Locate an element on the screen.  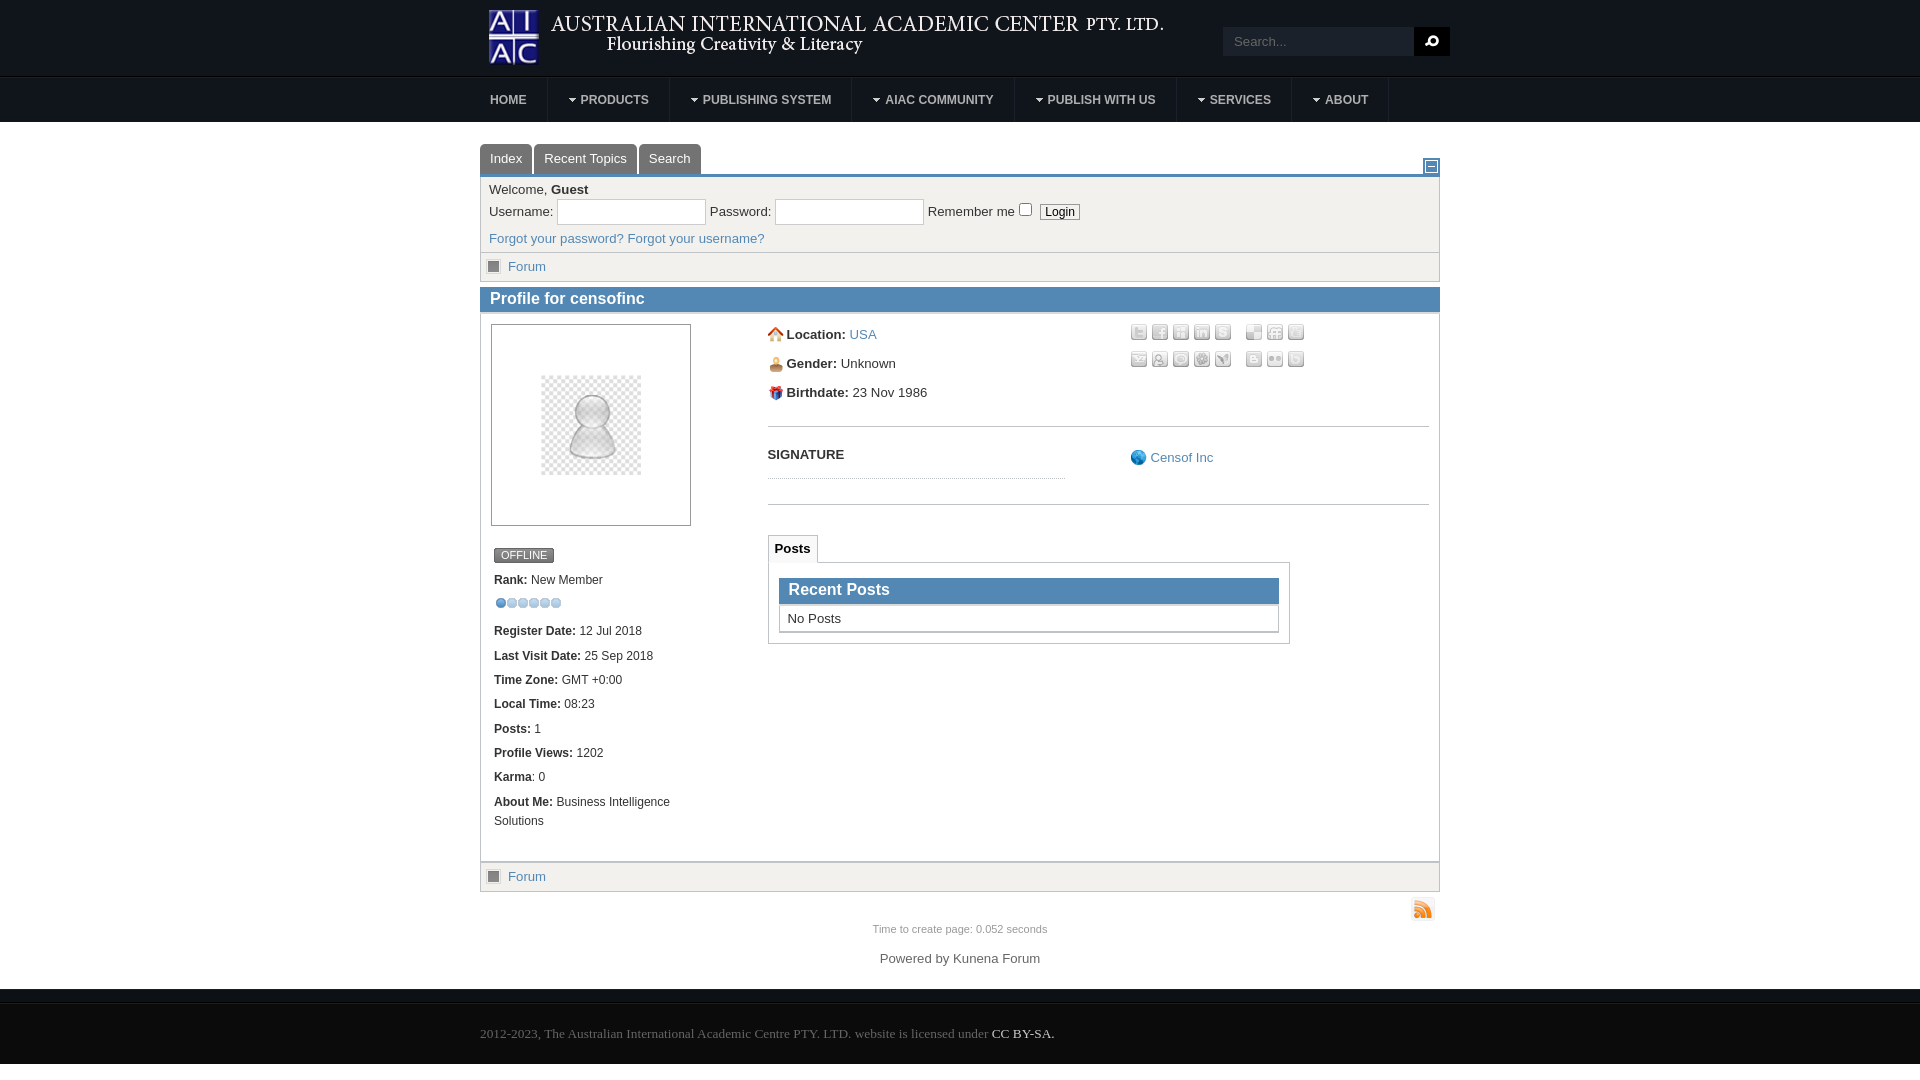
'USA' is located at coordinates (849, 333).